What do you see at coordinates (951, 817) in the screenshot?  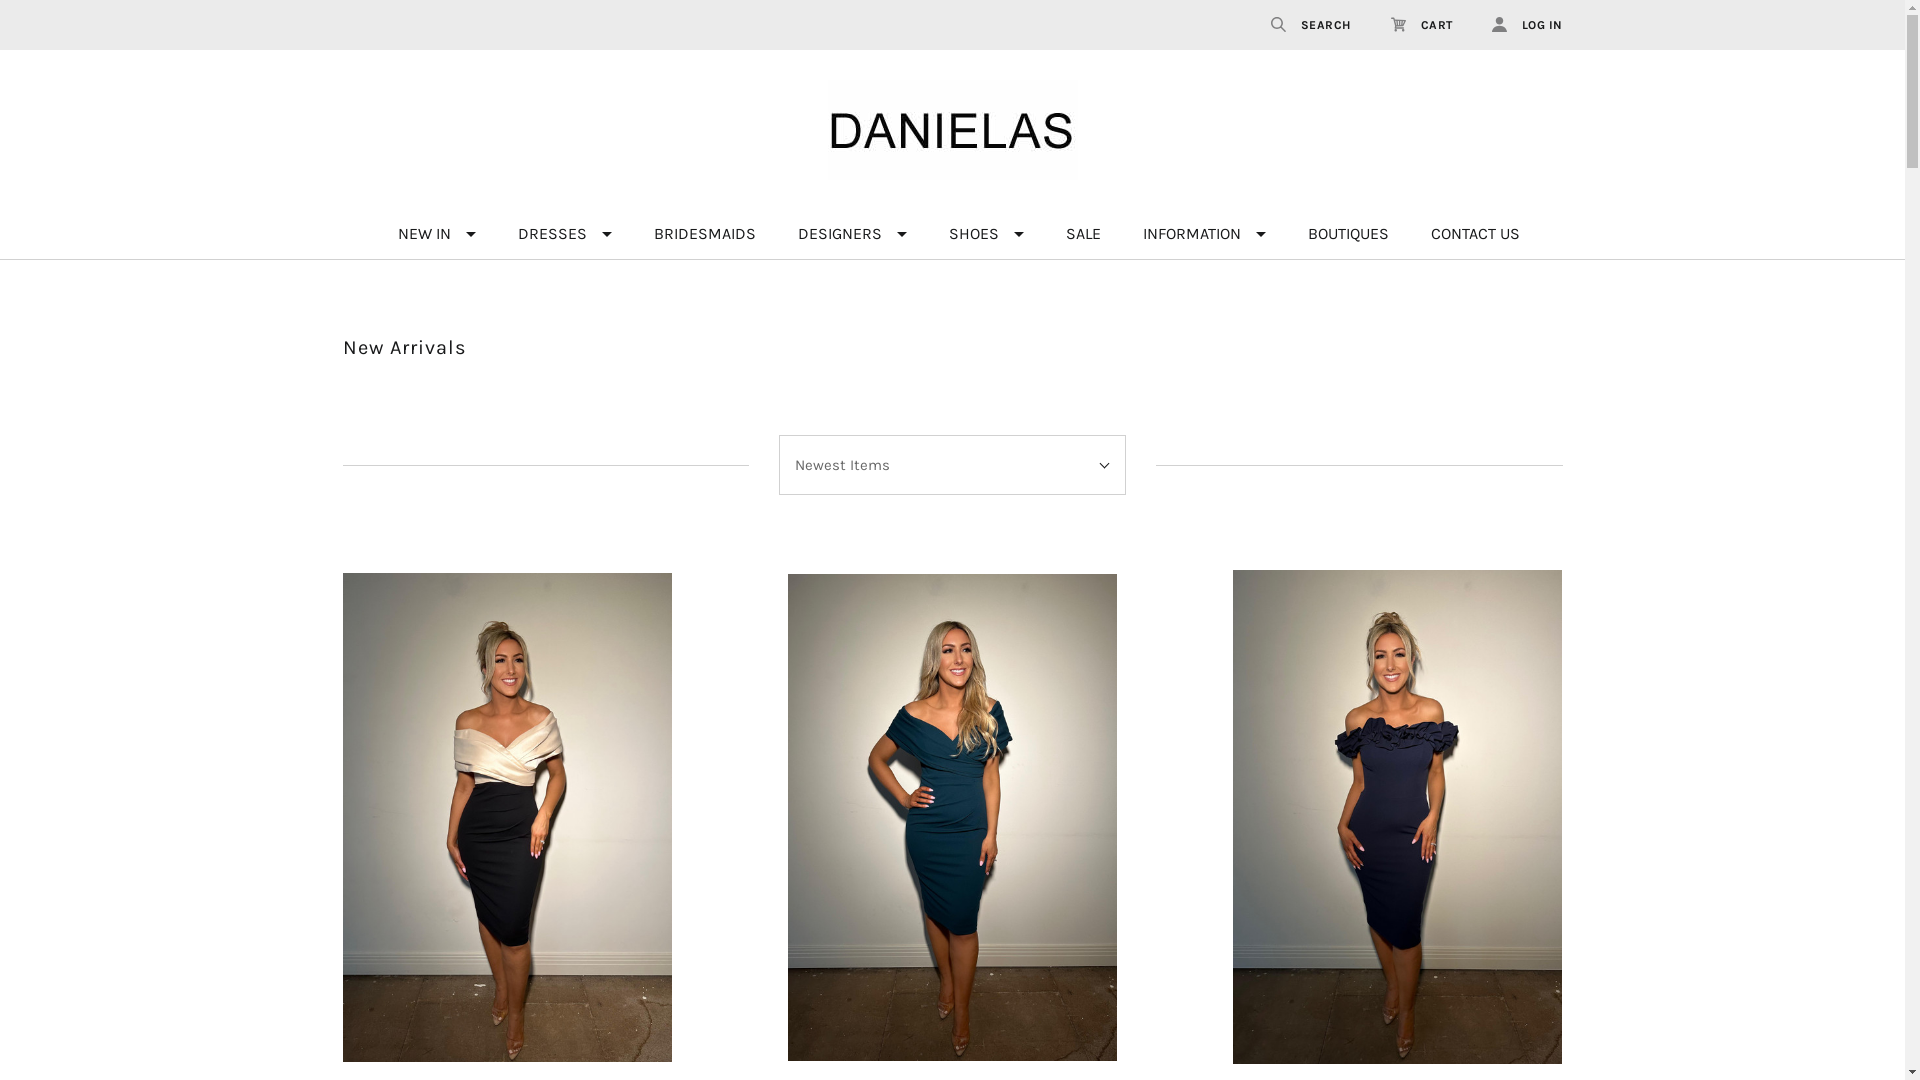 I see `'COCO MIDI EMERALD'` at bounding box center [951, 817].